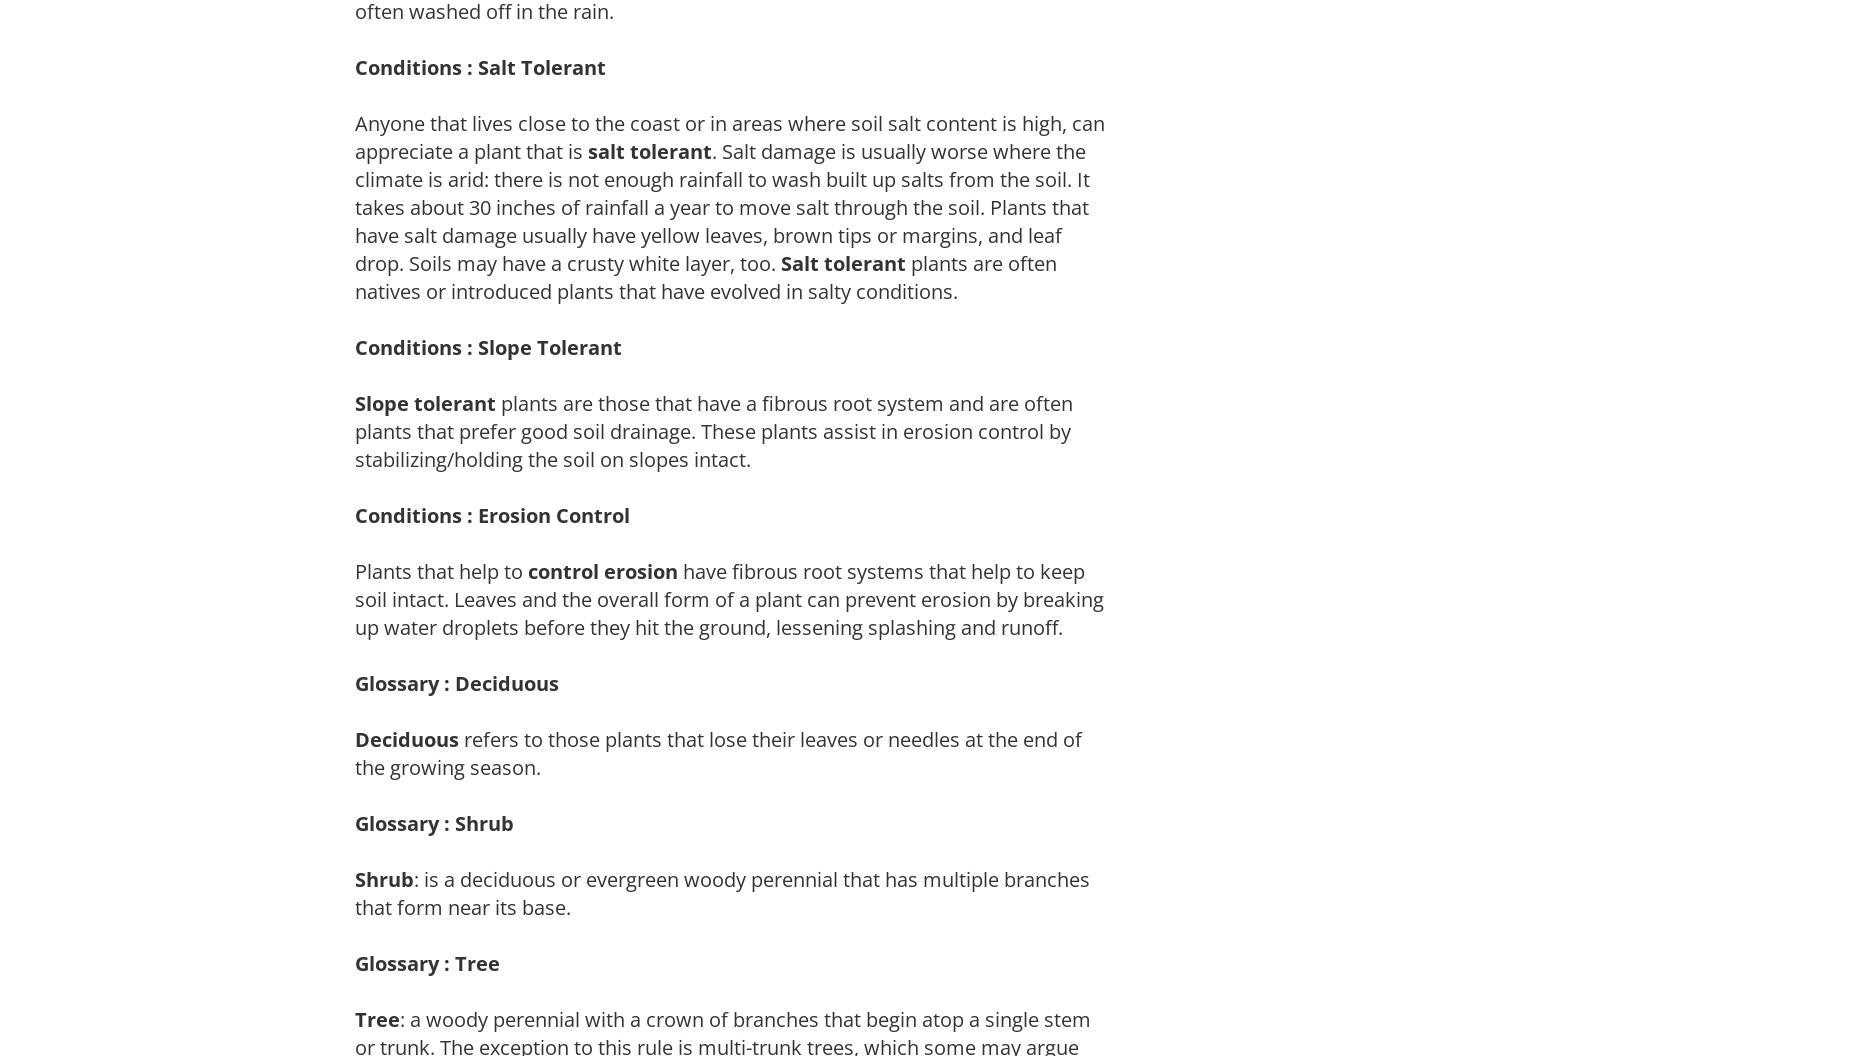 This screenshot has height=1056, width=1850. I want to click on 'Deciduous', so click(406, 737).